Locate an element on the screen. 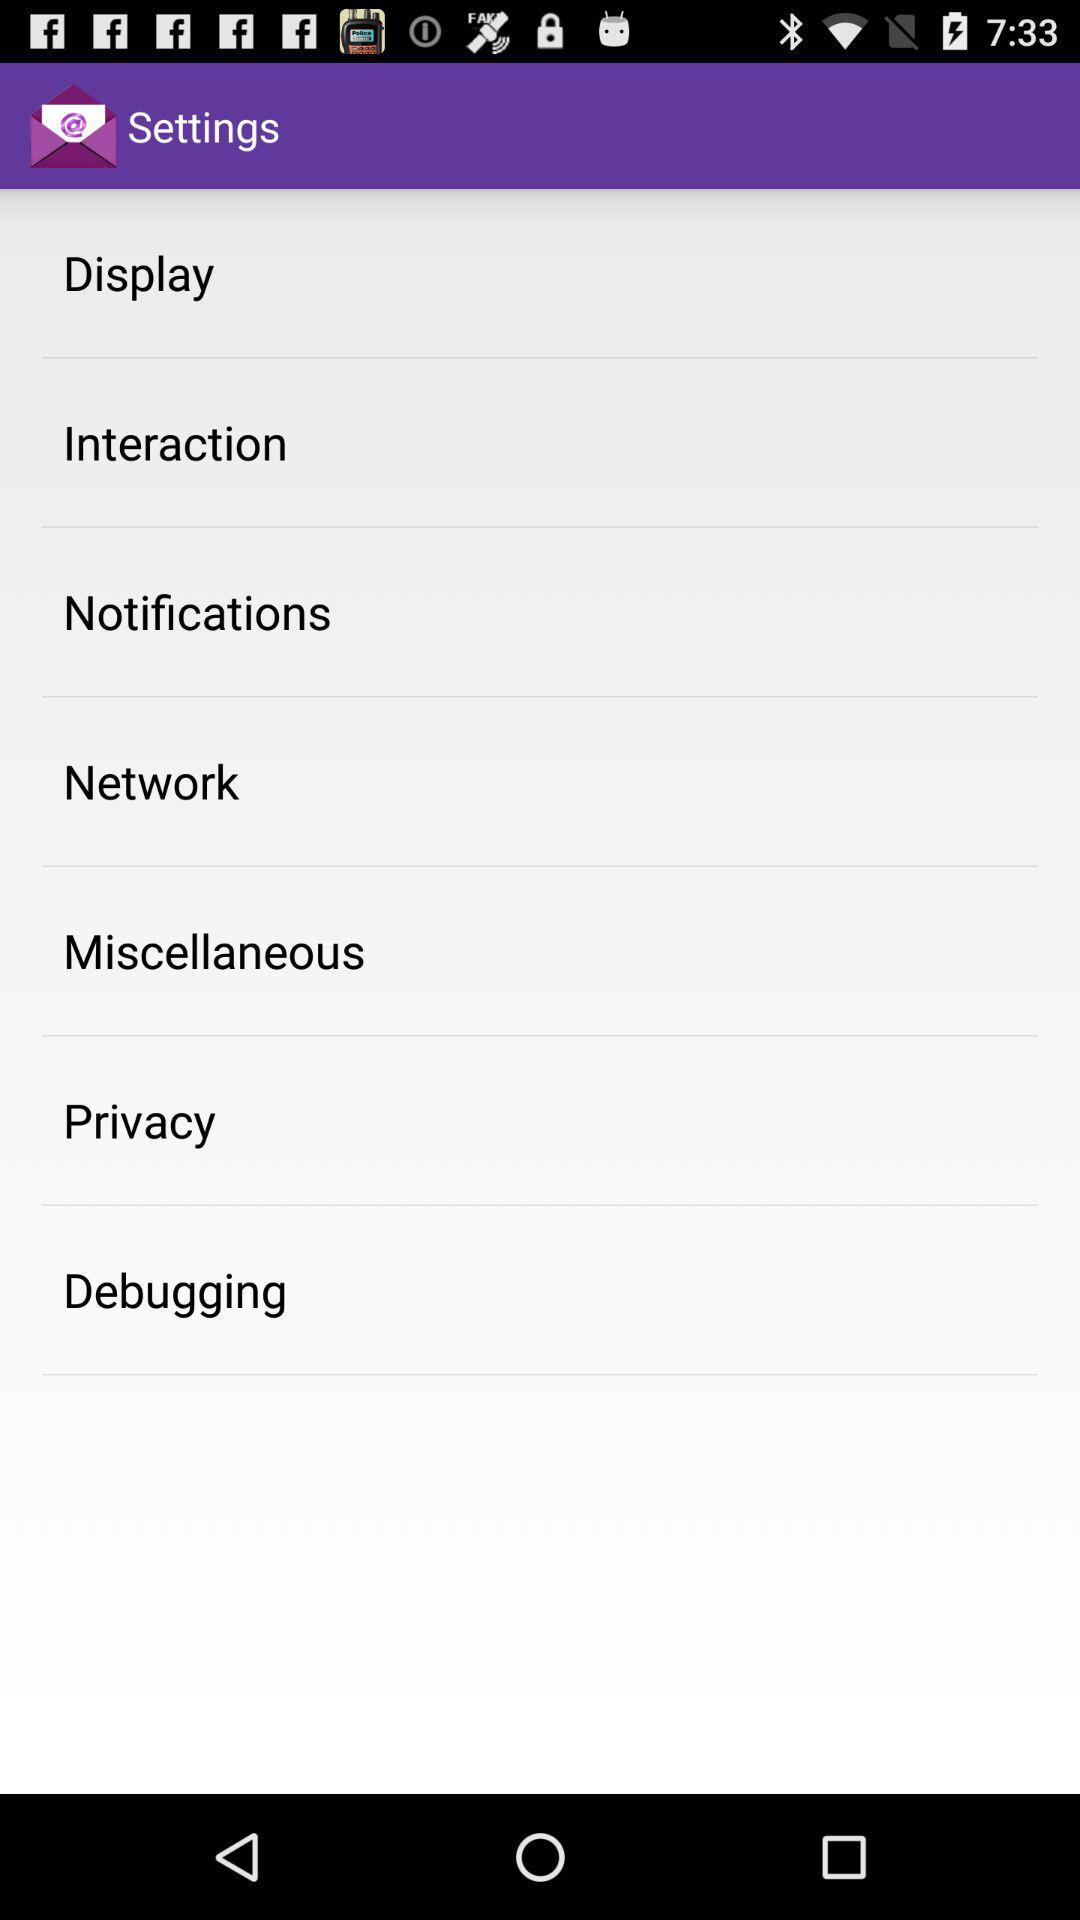  the icon above the debugging icon is located at coordinates (138, 1120).